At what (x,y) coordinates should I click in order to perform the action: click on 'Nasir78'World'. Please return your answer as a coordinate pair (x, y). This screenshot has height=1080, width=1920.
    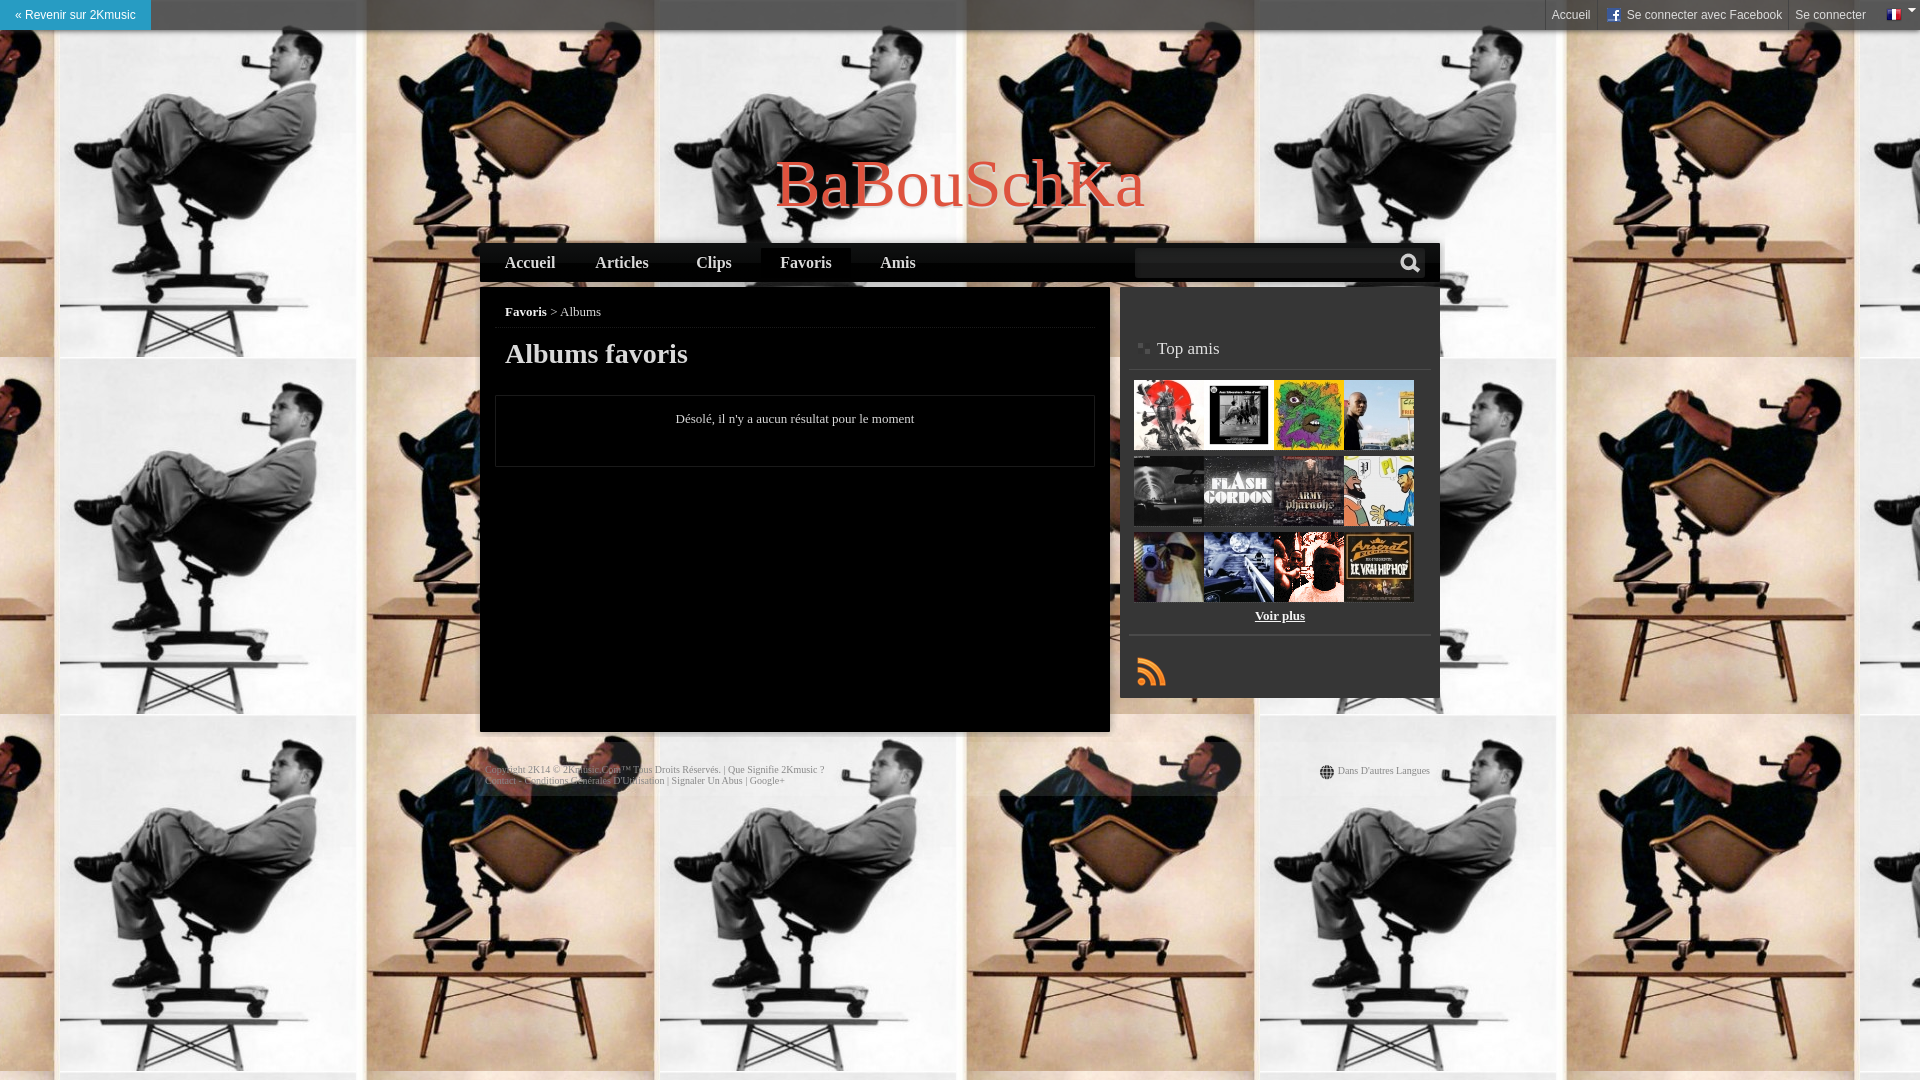
    Looking at the image, I should click on (1377, 445).